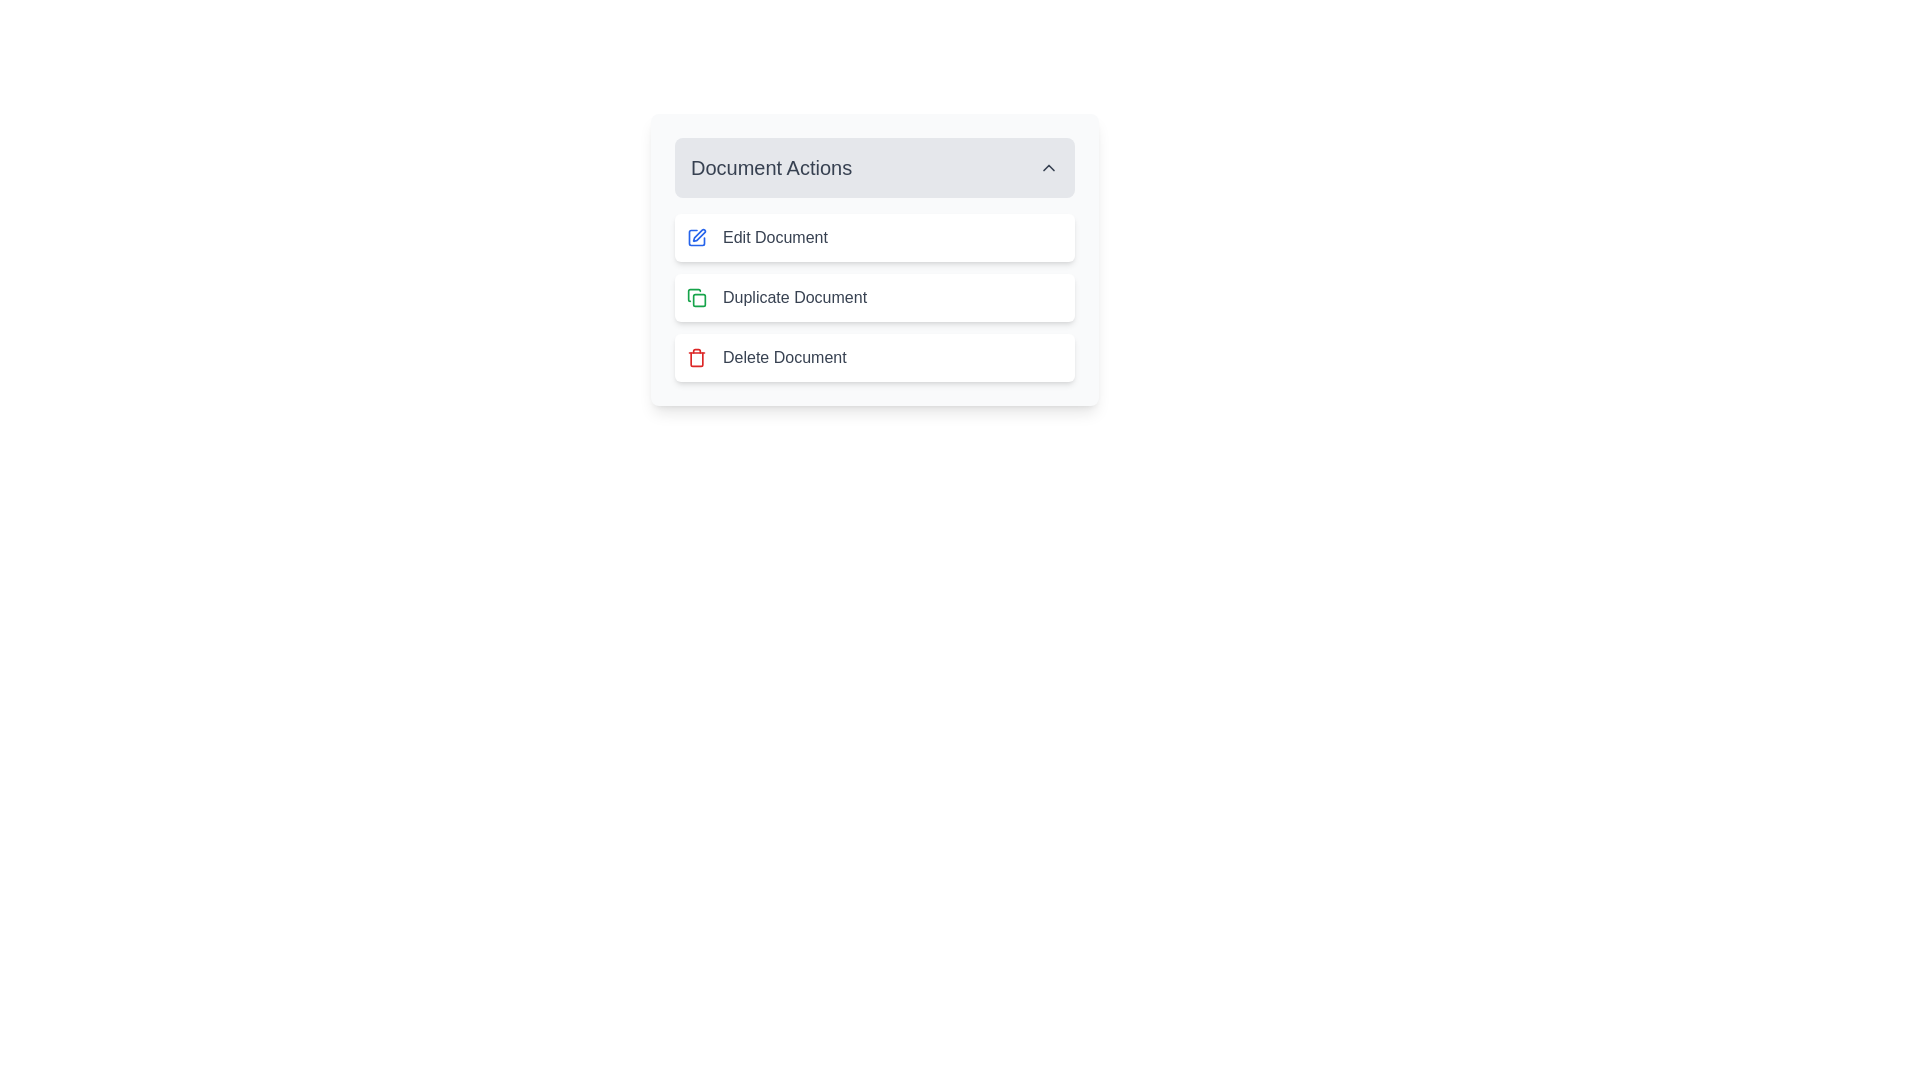 This screenshot has width=1920, height=1080. I want to click on the 'Document Actions' expandable button, which has a light gray background and rounded corners, so click(874, 167).